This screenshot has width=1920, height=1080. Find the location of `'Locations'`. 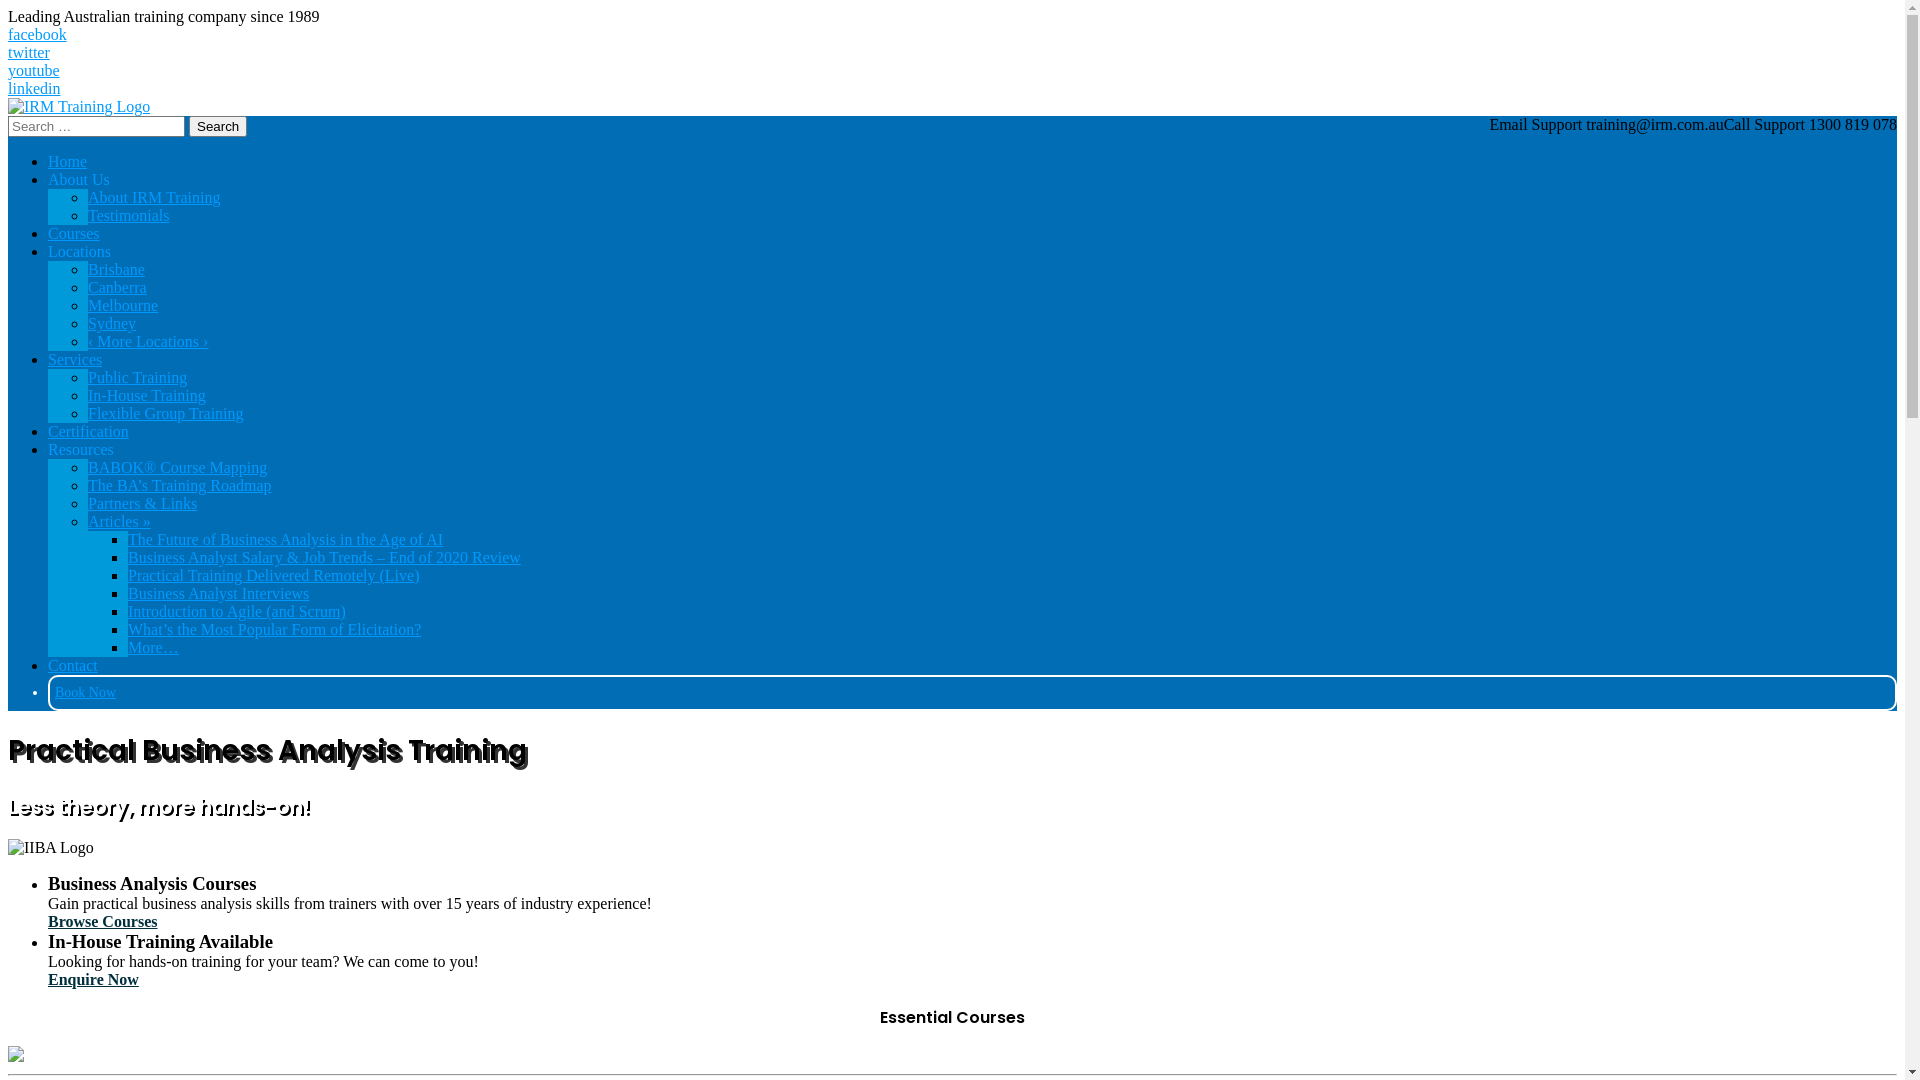

'Locations' is located at coordinates (48, 250).